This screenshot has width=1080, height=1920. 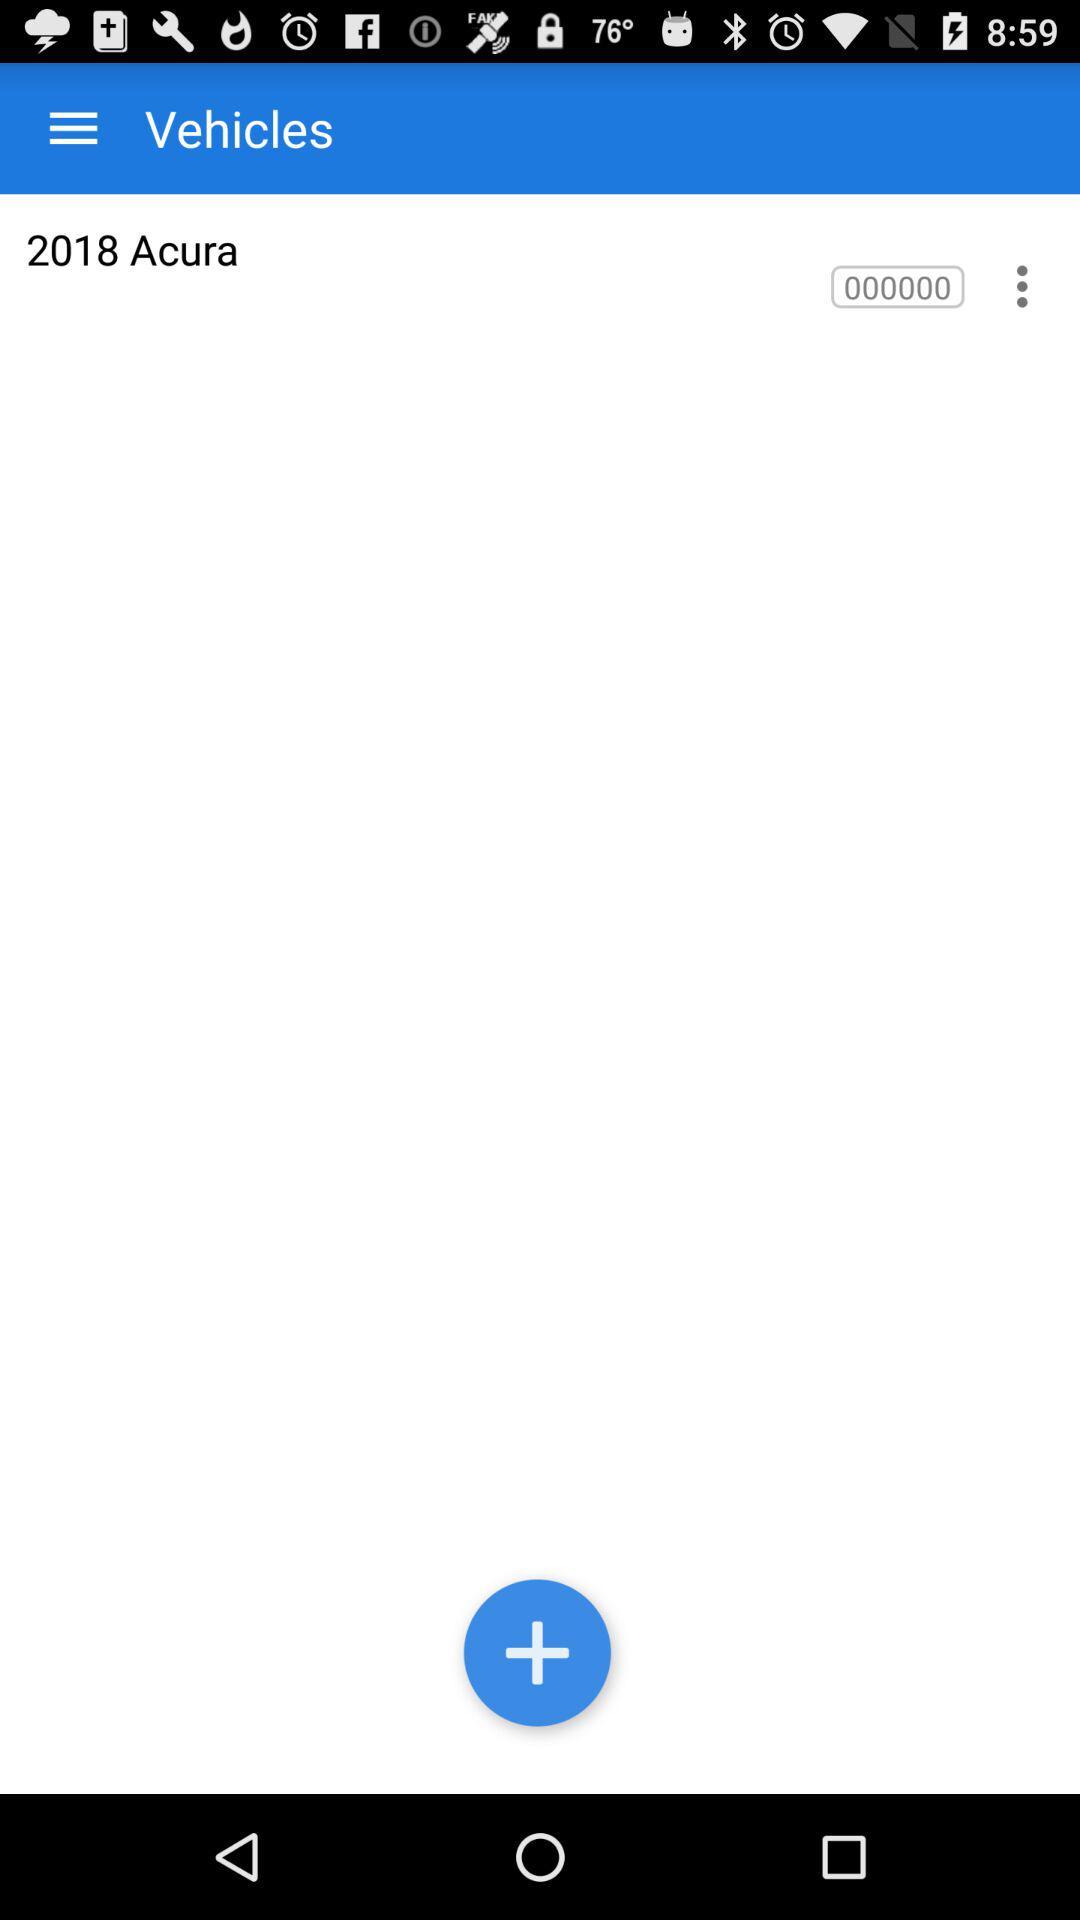 What do you see at coordinates (219, 127) in the screenshot?
I see `vehicles item` at bounding box center [219, 127].